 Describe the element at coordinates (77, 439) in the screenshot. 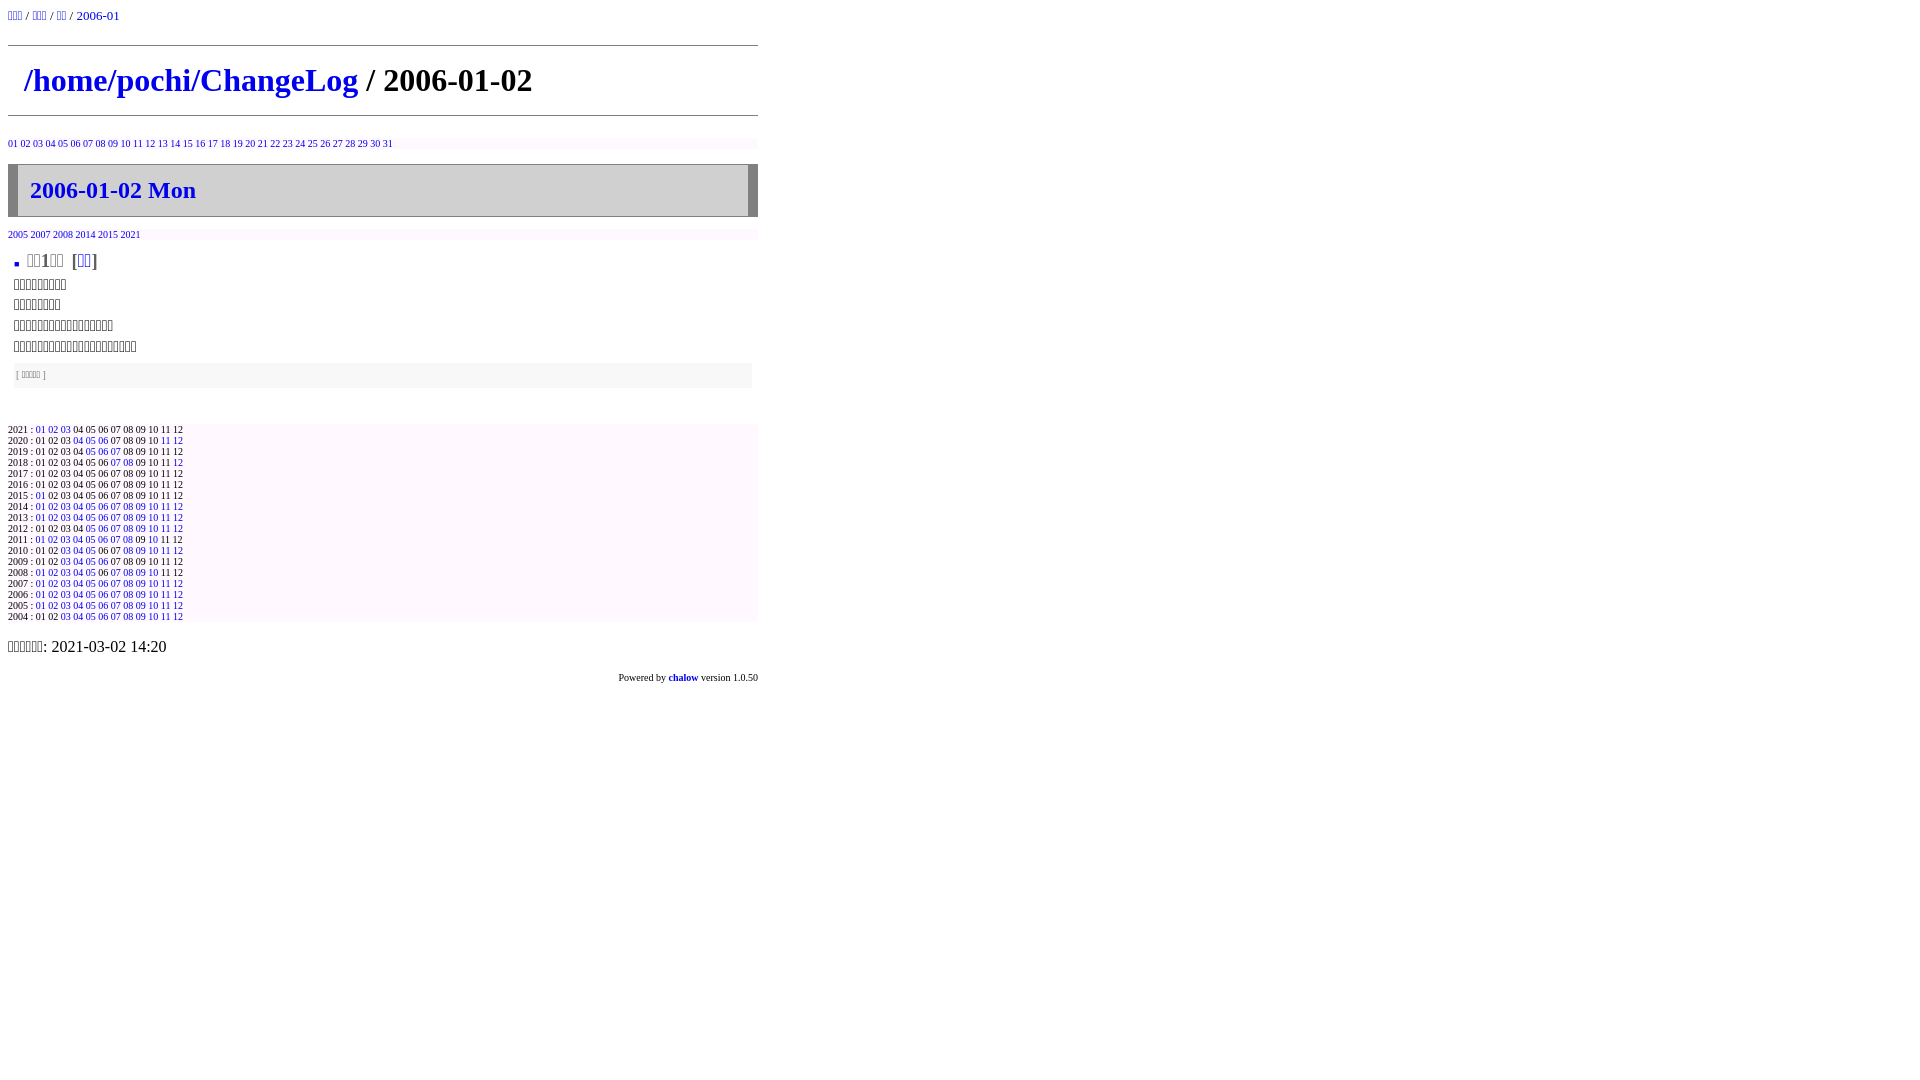

I see `'04'` at that location.